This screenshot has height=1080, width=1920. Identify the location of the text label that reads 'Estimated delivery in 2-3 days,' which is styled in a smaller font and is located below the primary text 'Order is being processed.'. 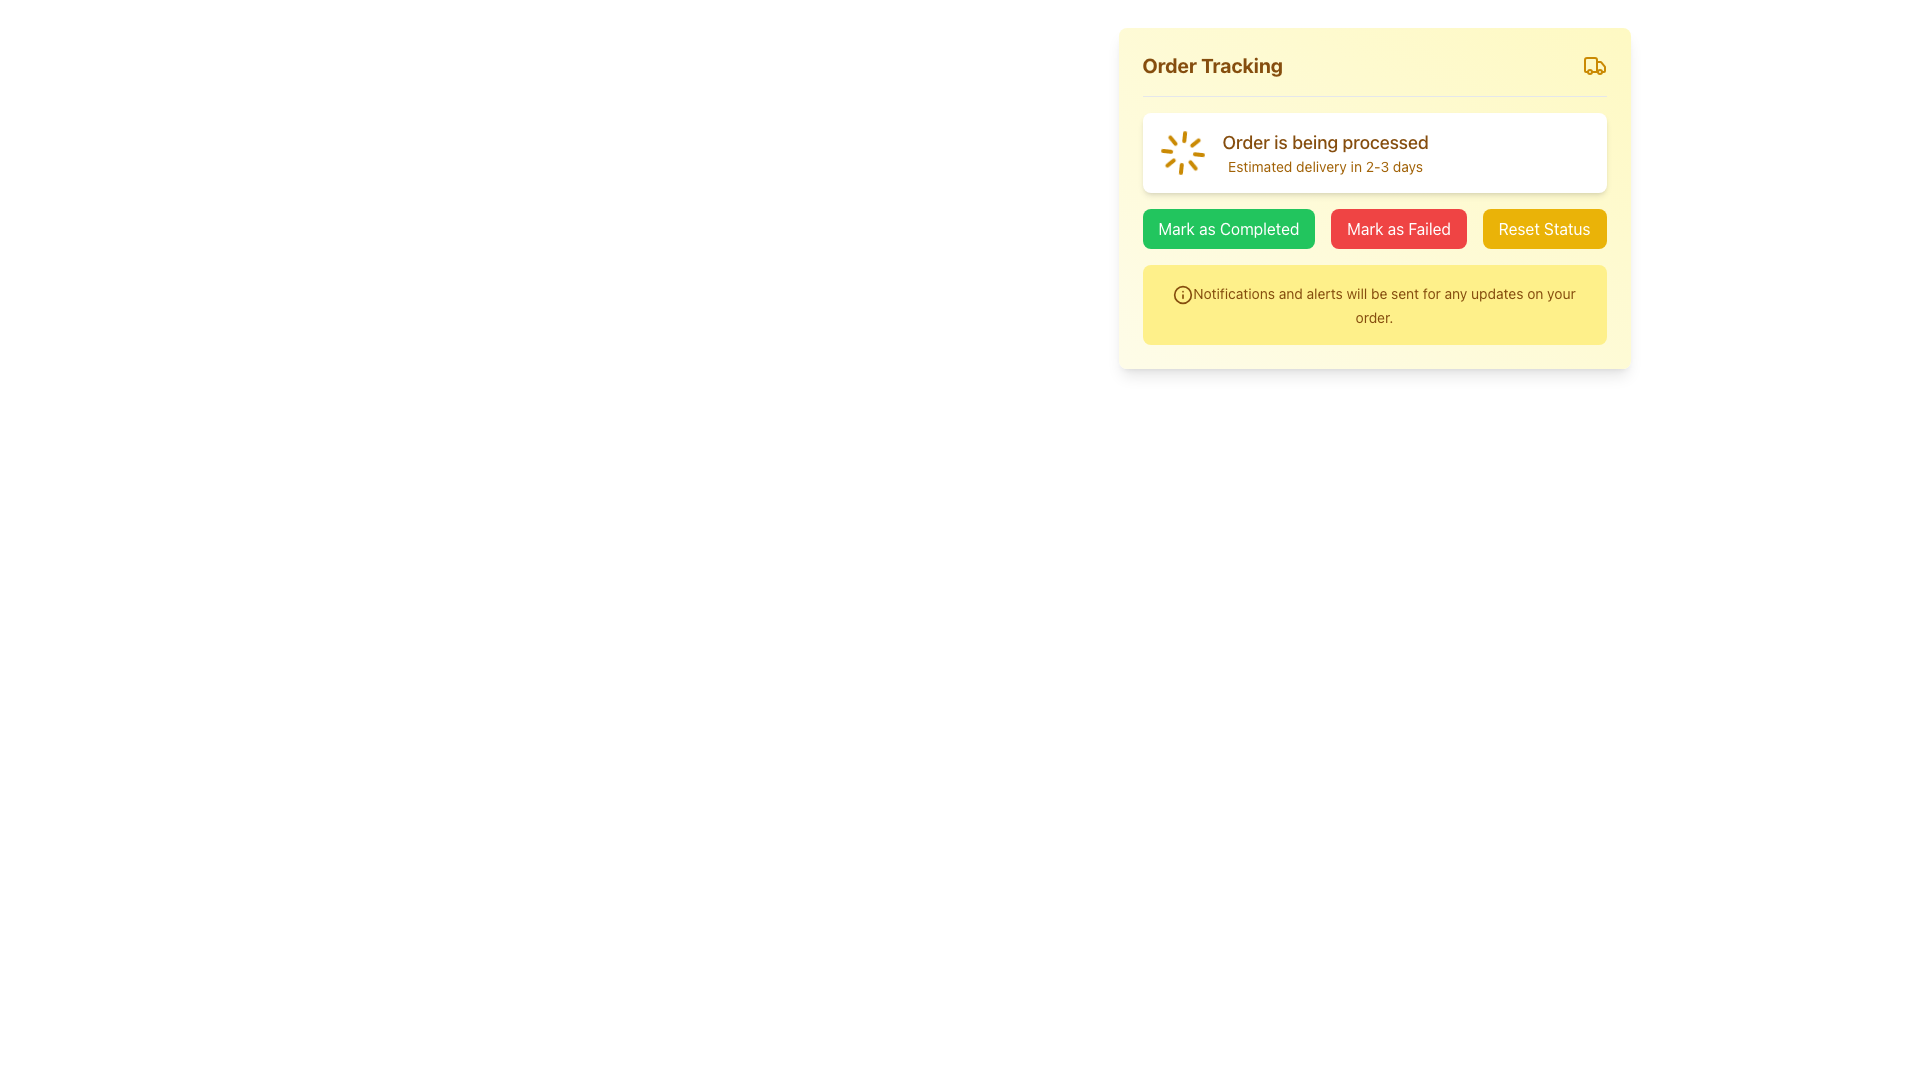
(1325, 165).